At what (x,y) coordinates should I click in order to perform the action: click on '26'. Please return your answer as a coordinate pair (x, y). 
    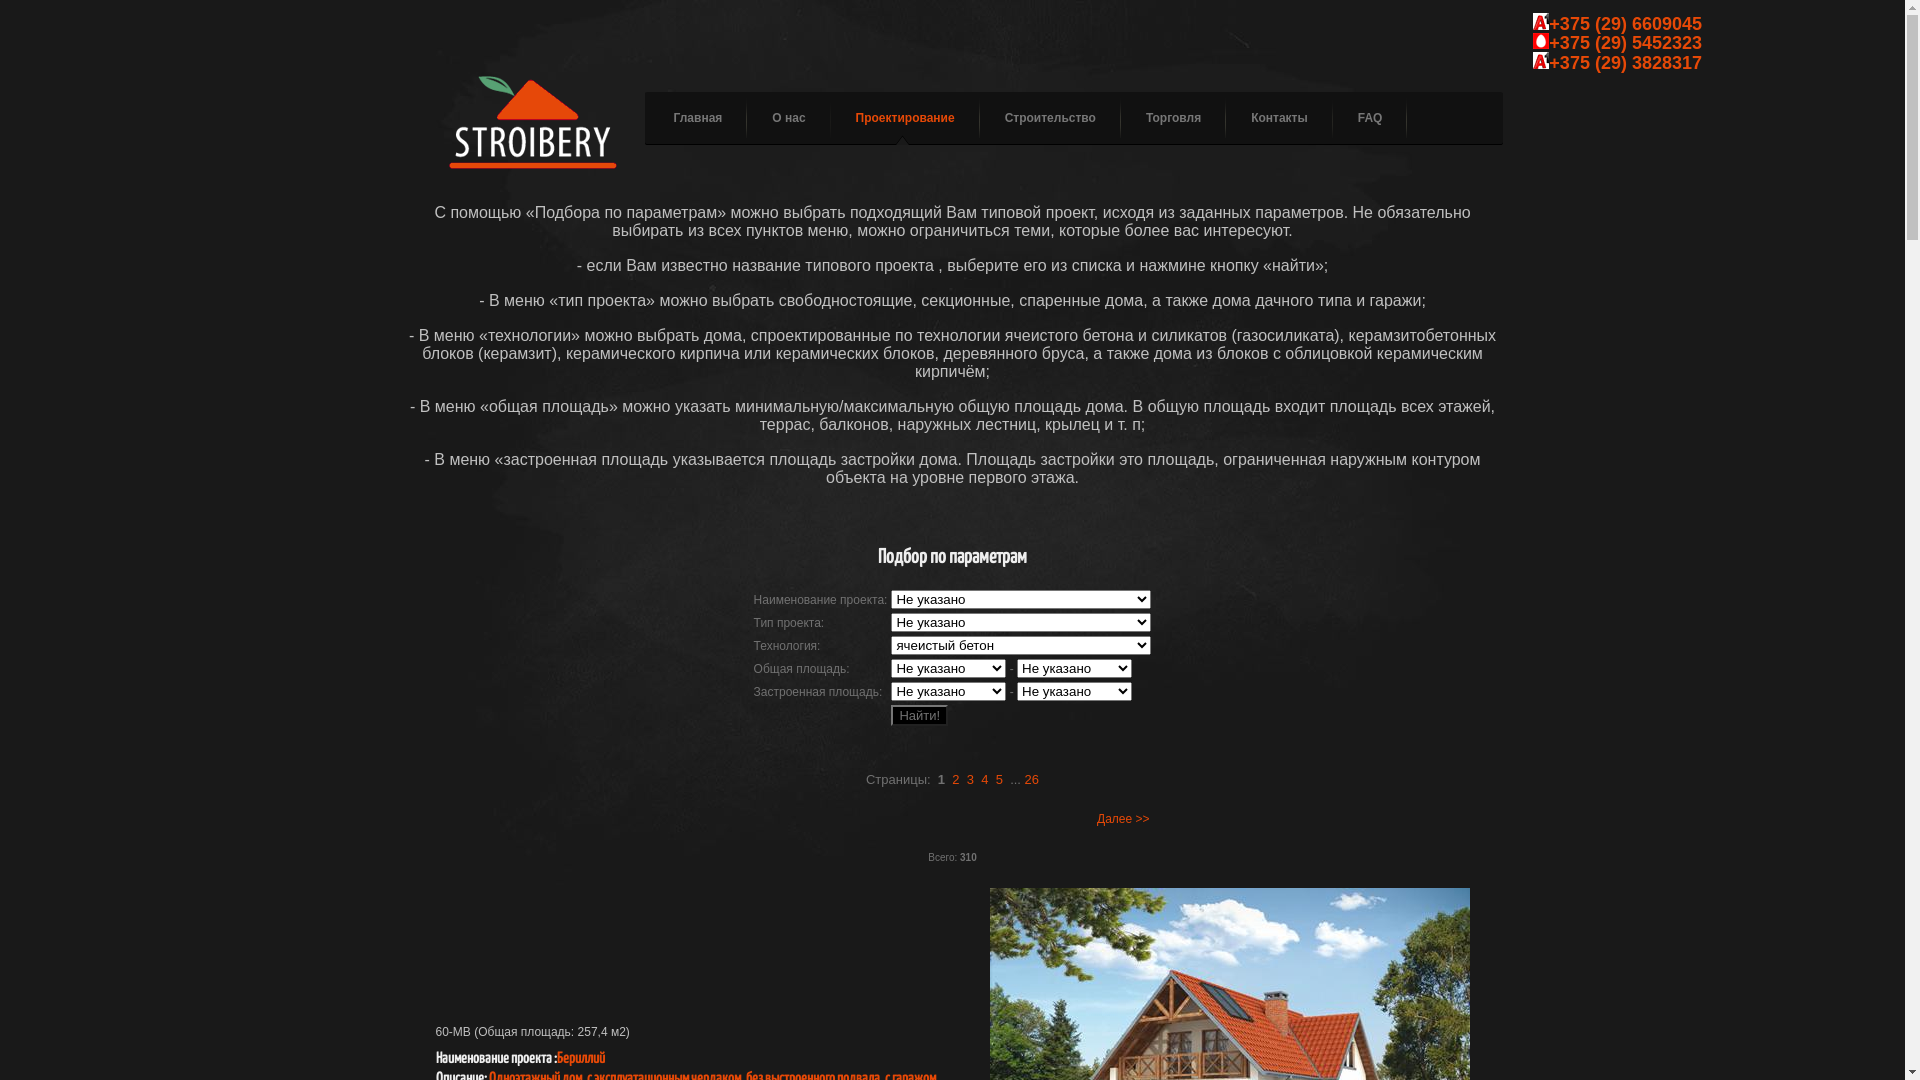
    Looking at the image, I should click on (1032, 778).